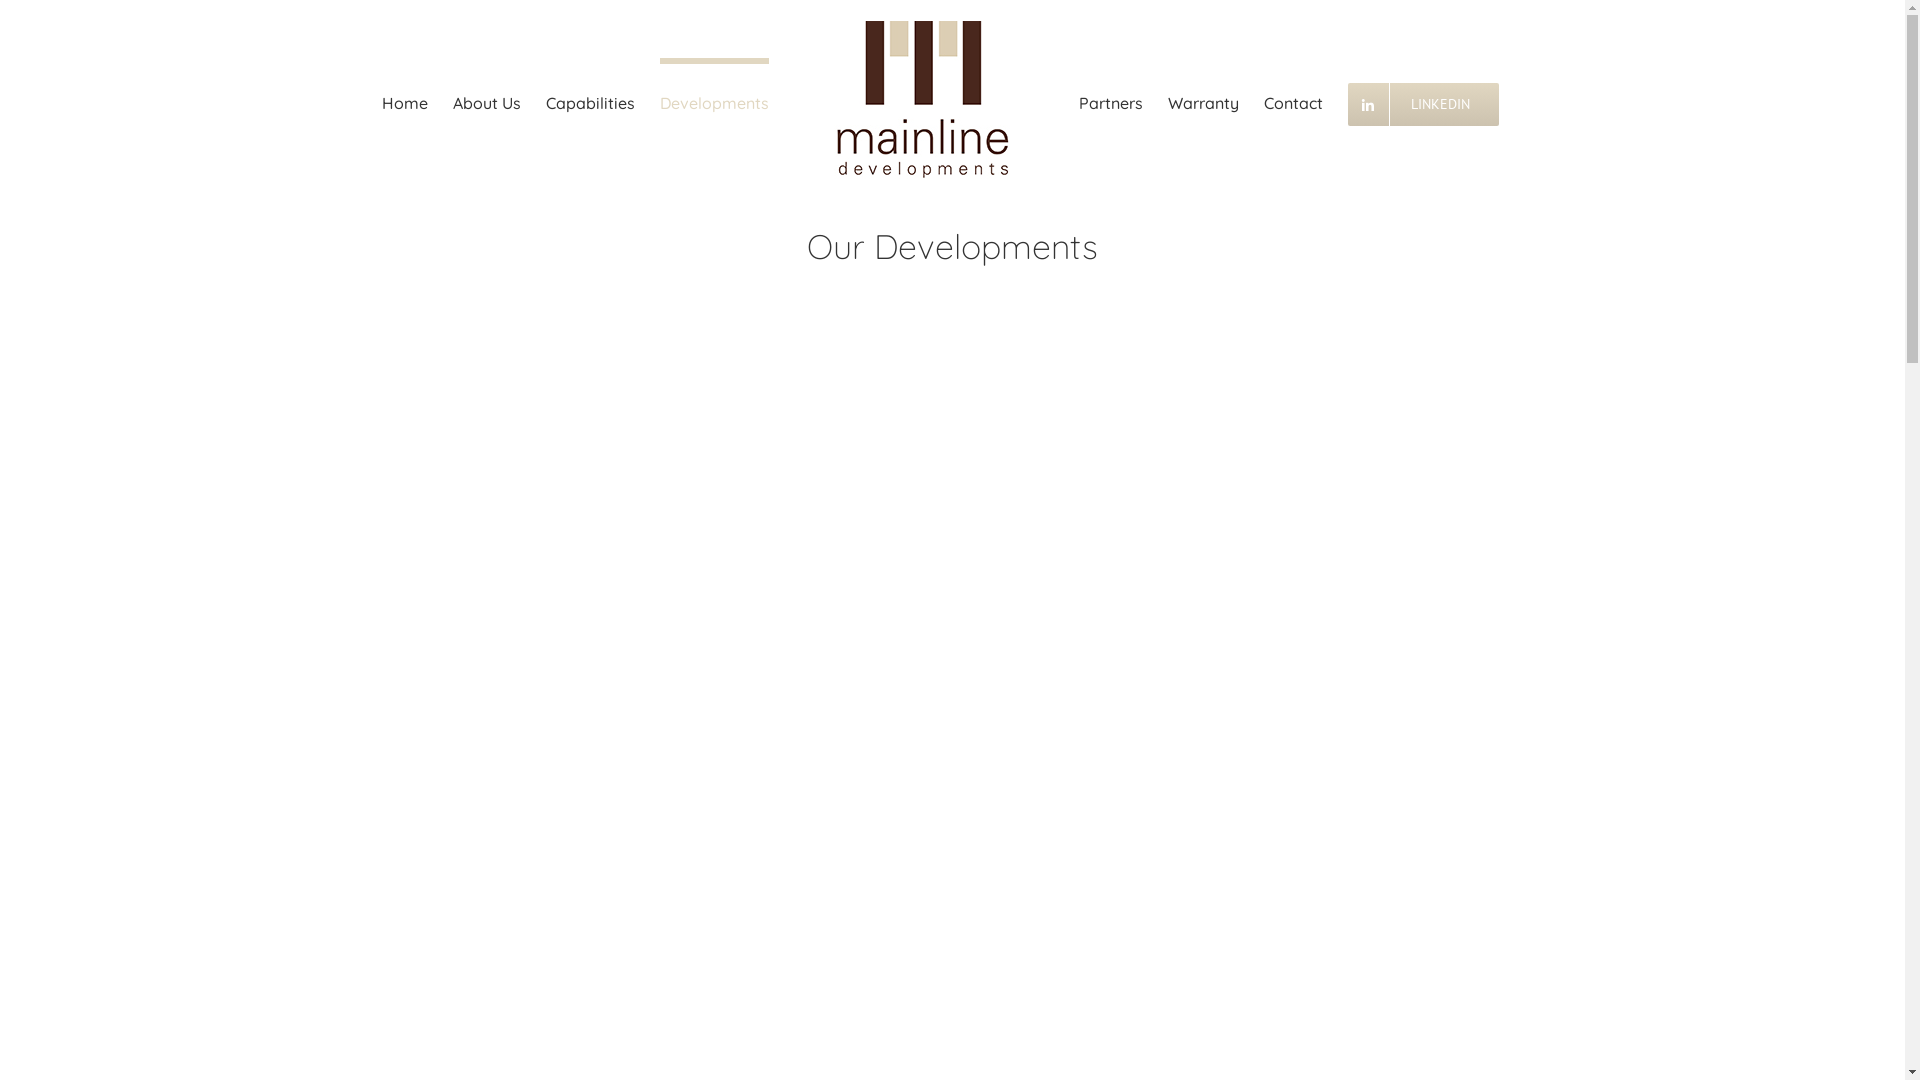 This screenshot has height=1080, width=1920. Describe the element at coordinates (403, 100) in the screenshot. I see `'Home'` at that location.